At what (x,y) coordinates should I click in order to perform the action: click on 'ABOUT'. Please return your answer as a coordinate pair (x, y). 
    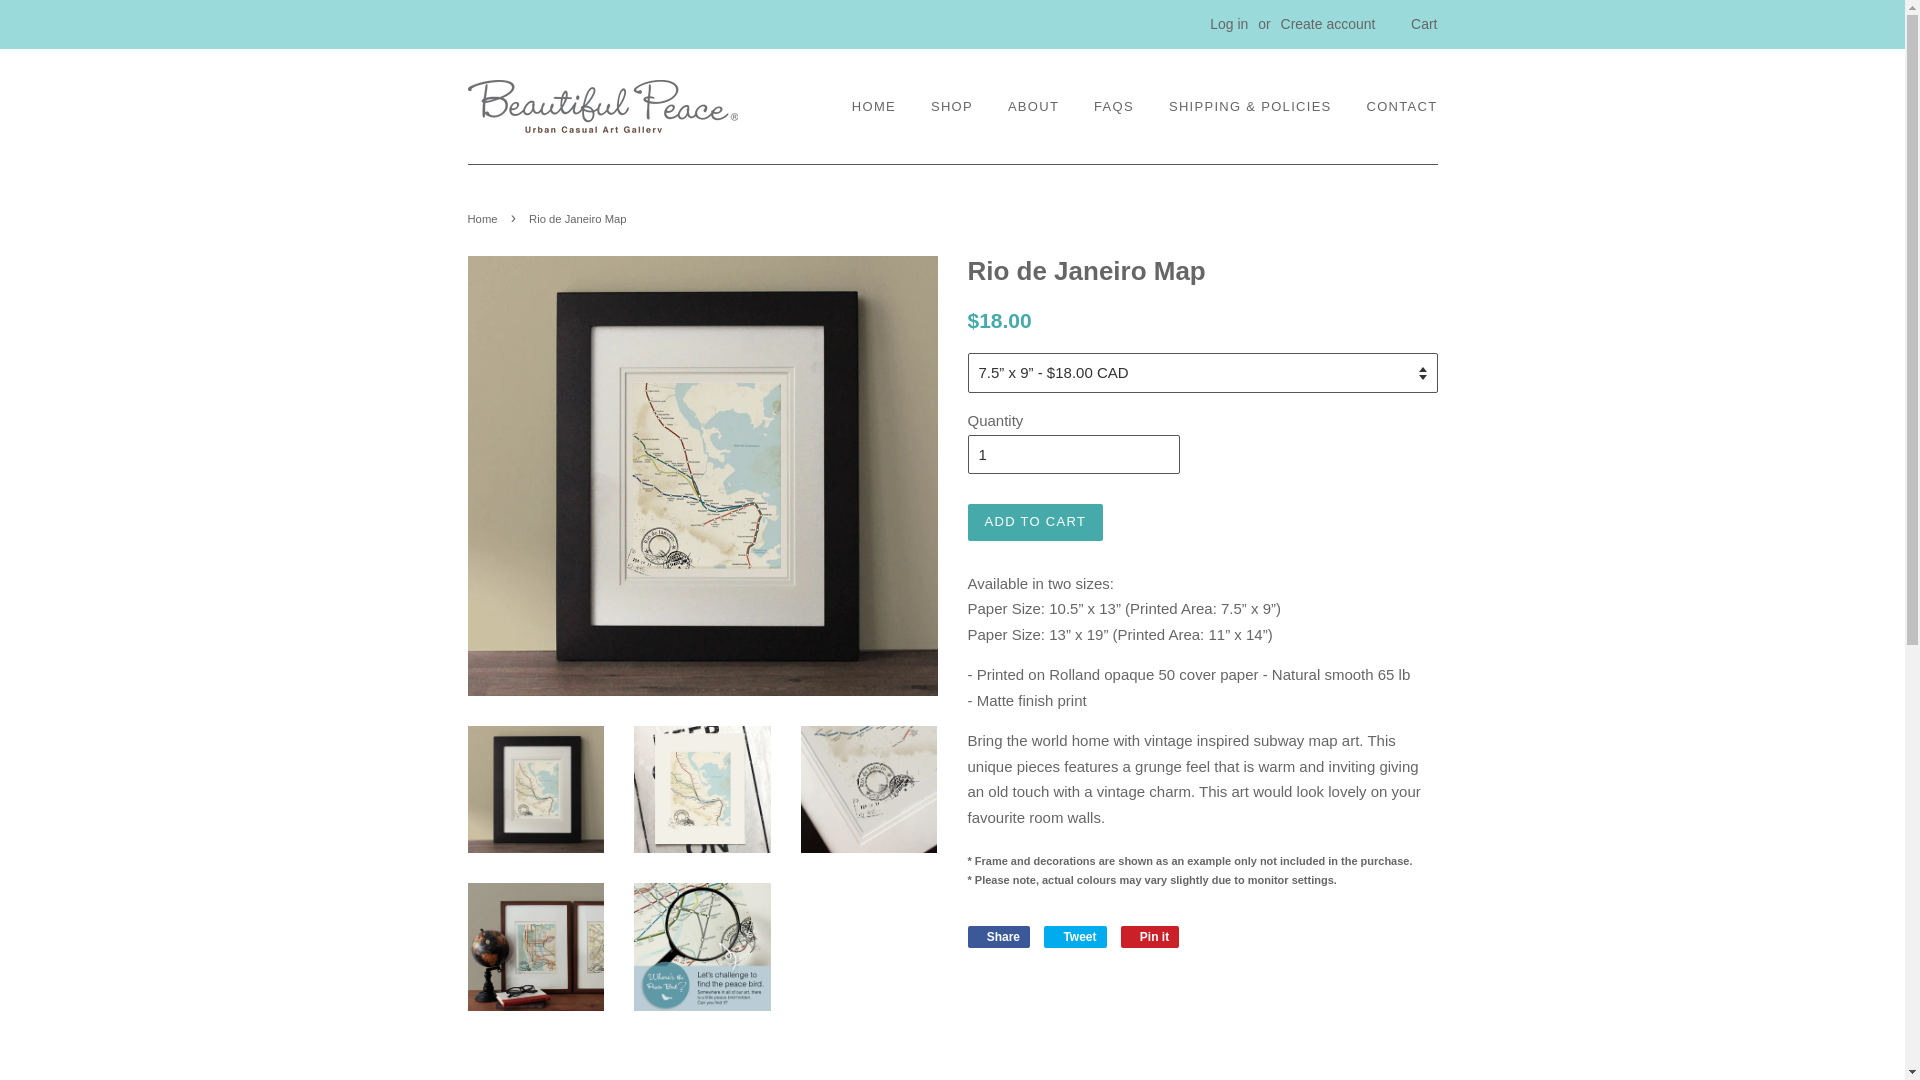
    Looking at the image, I should click on (1033, 107).